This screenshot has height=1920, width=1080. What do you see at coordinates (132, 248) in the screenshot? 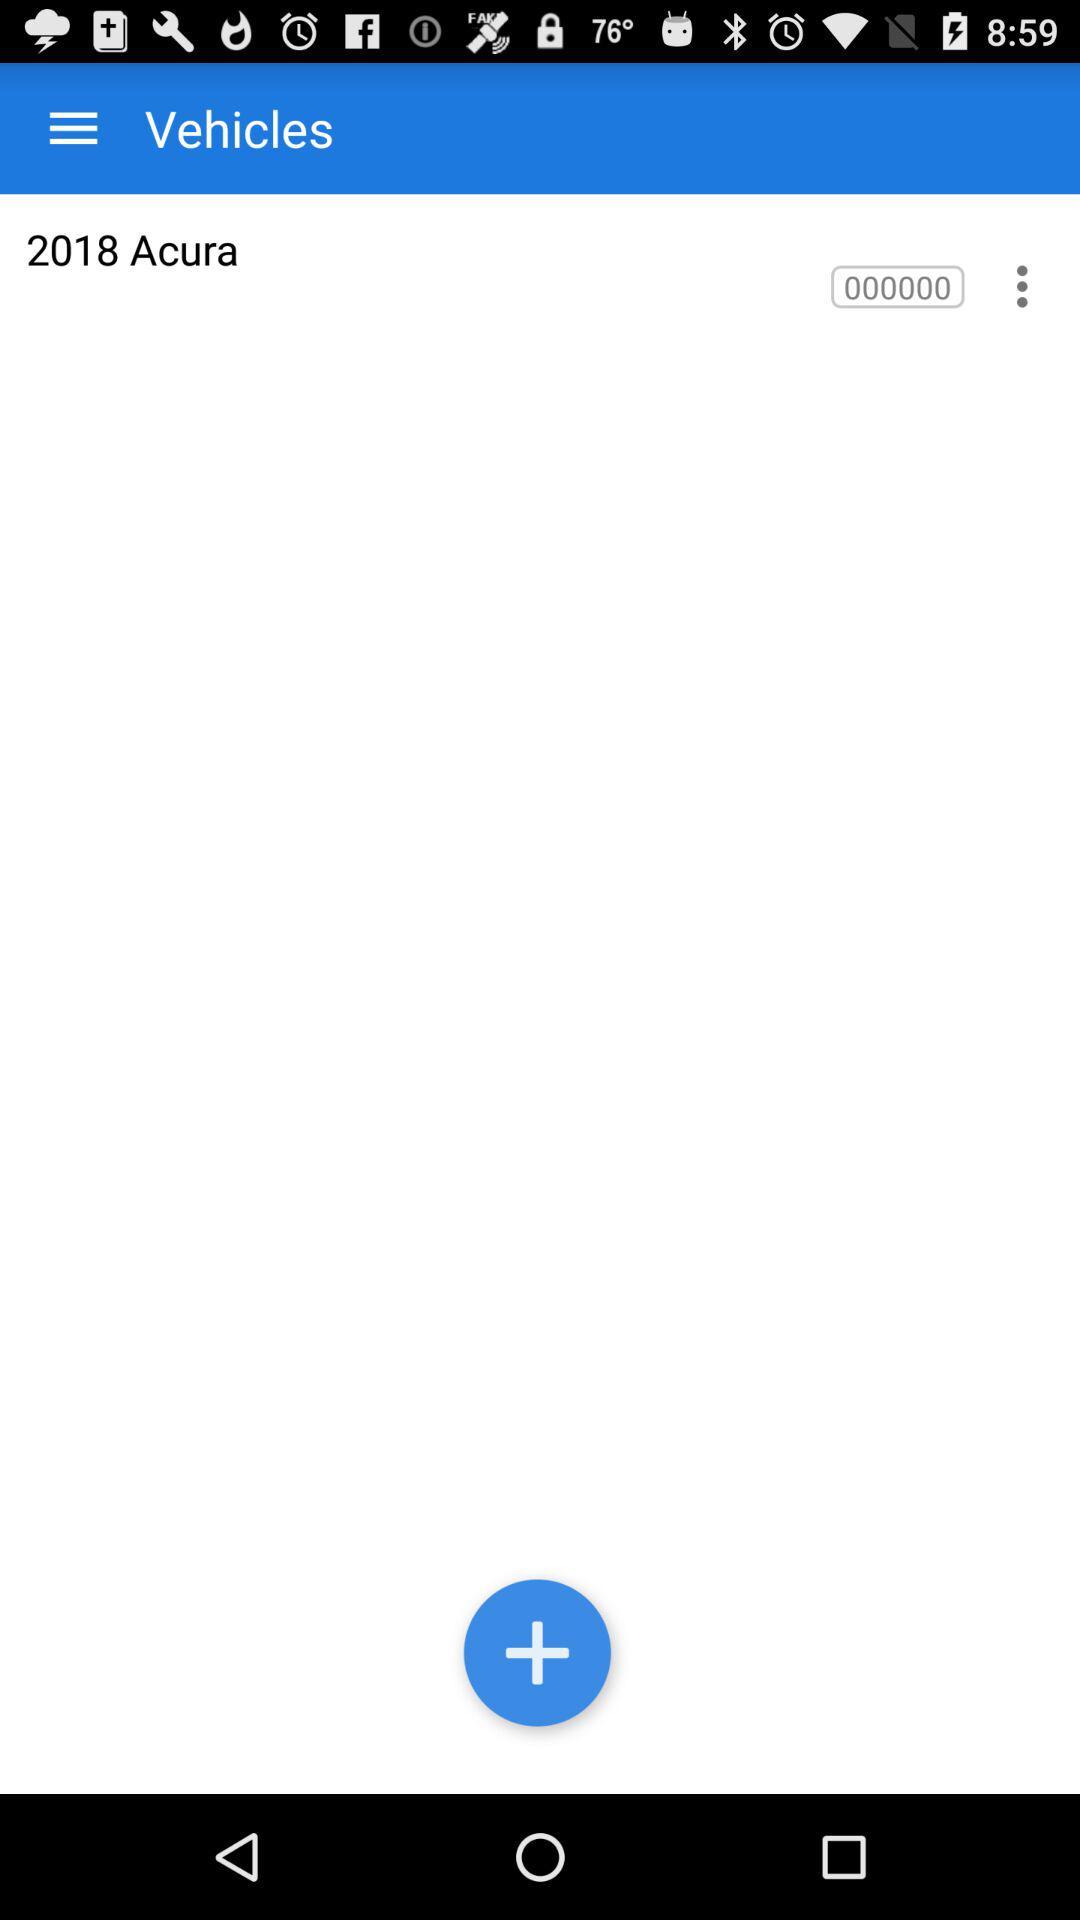
I see `the 2018 acura item` at bounding box center [132, 248].